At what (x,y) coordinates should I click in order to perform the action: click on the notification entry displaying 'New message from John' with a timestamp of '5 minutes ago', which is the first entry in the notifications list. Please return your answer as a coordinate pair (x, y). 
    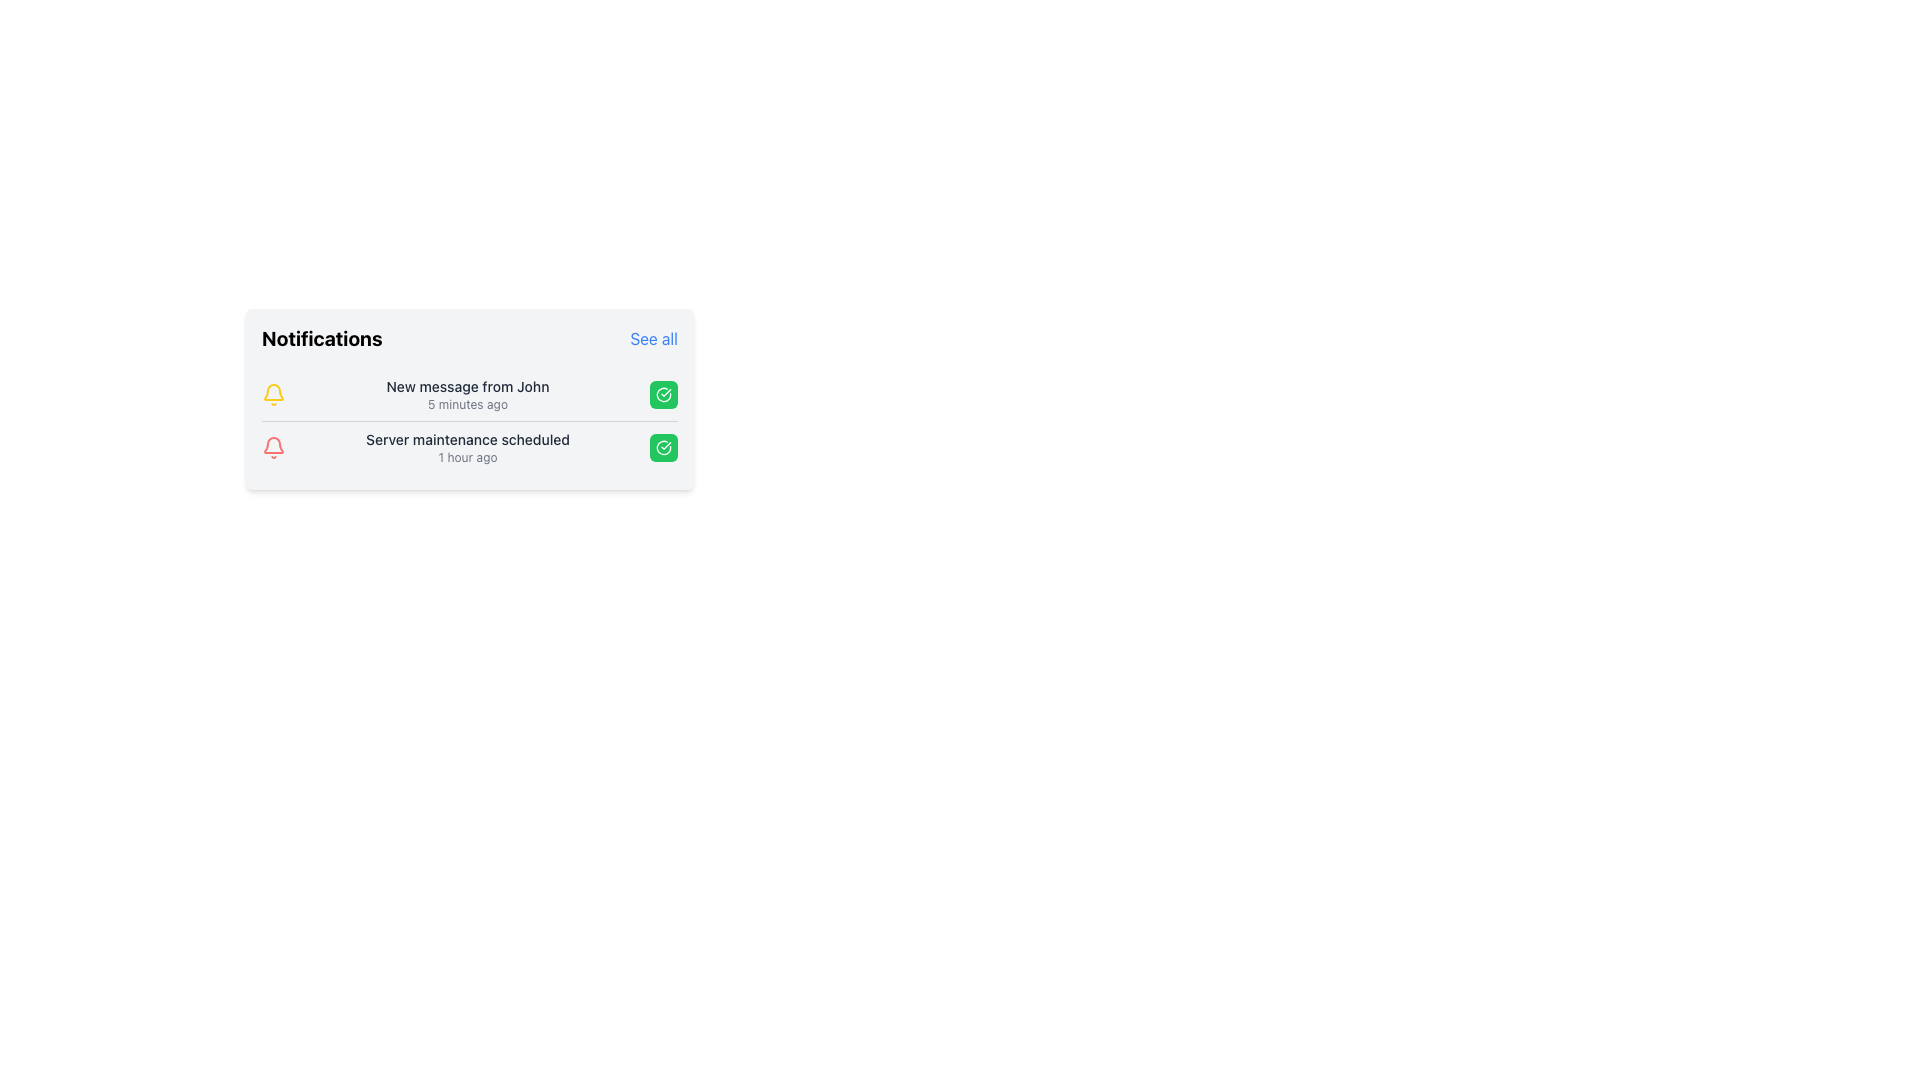
    Looking at the image, I should click on (469, 394).